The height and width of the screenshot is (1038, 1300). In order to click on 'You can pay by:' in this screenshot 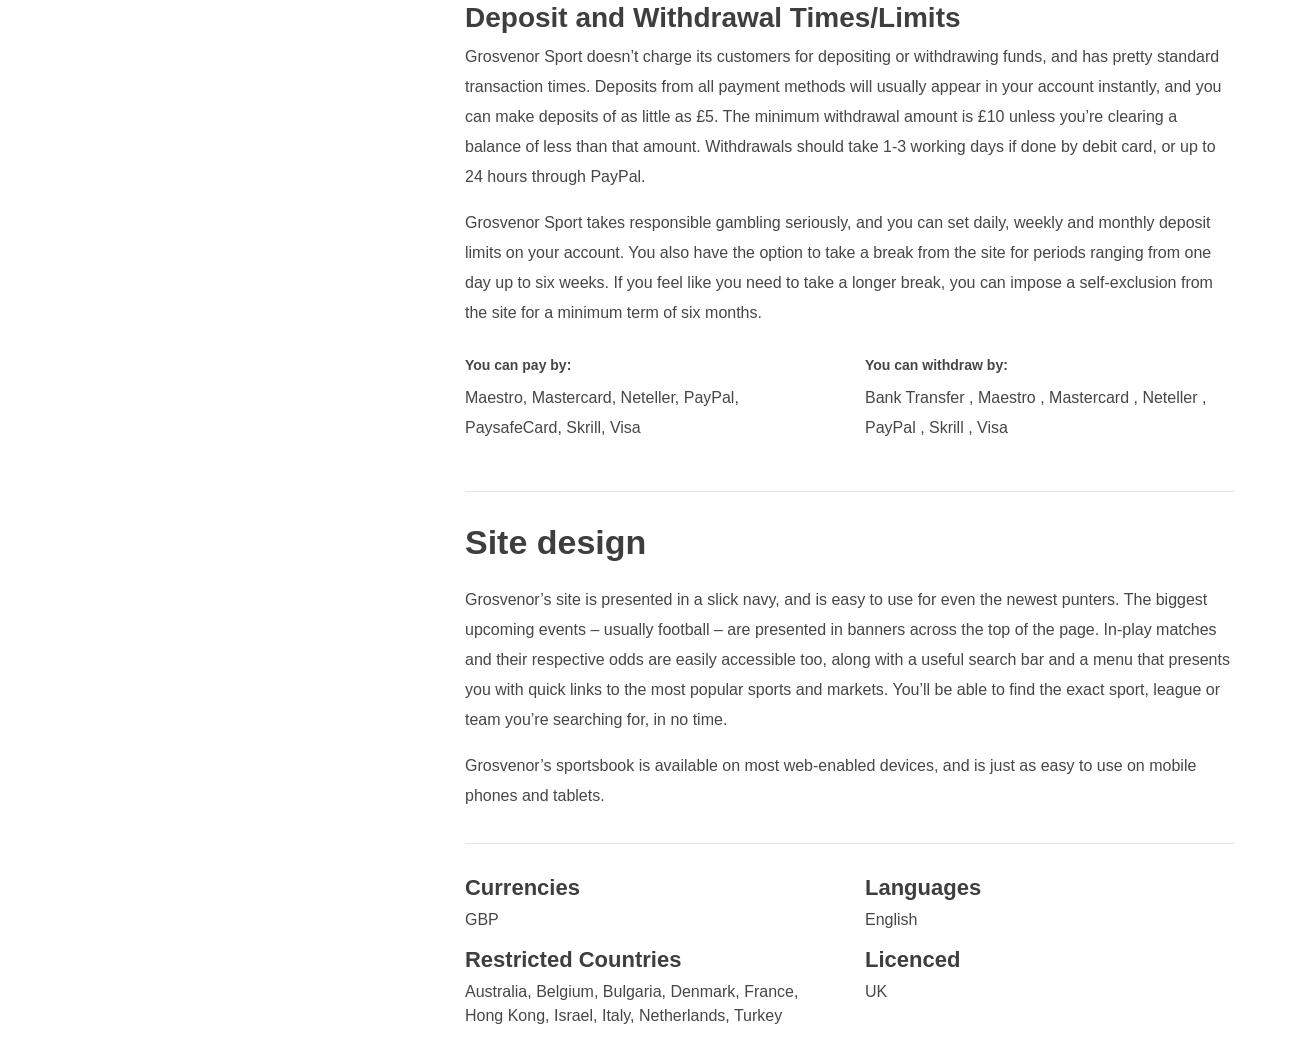, I will do `click(517, 364)`.